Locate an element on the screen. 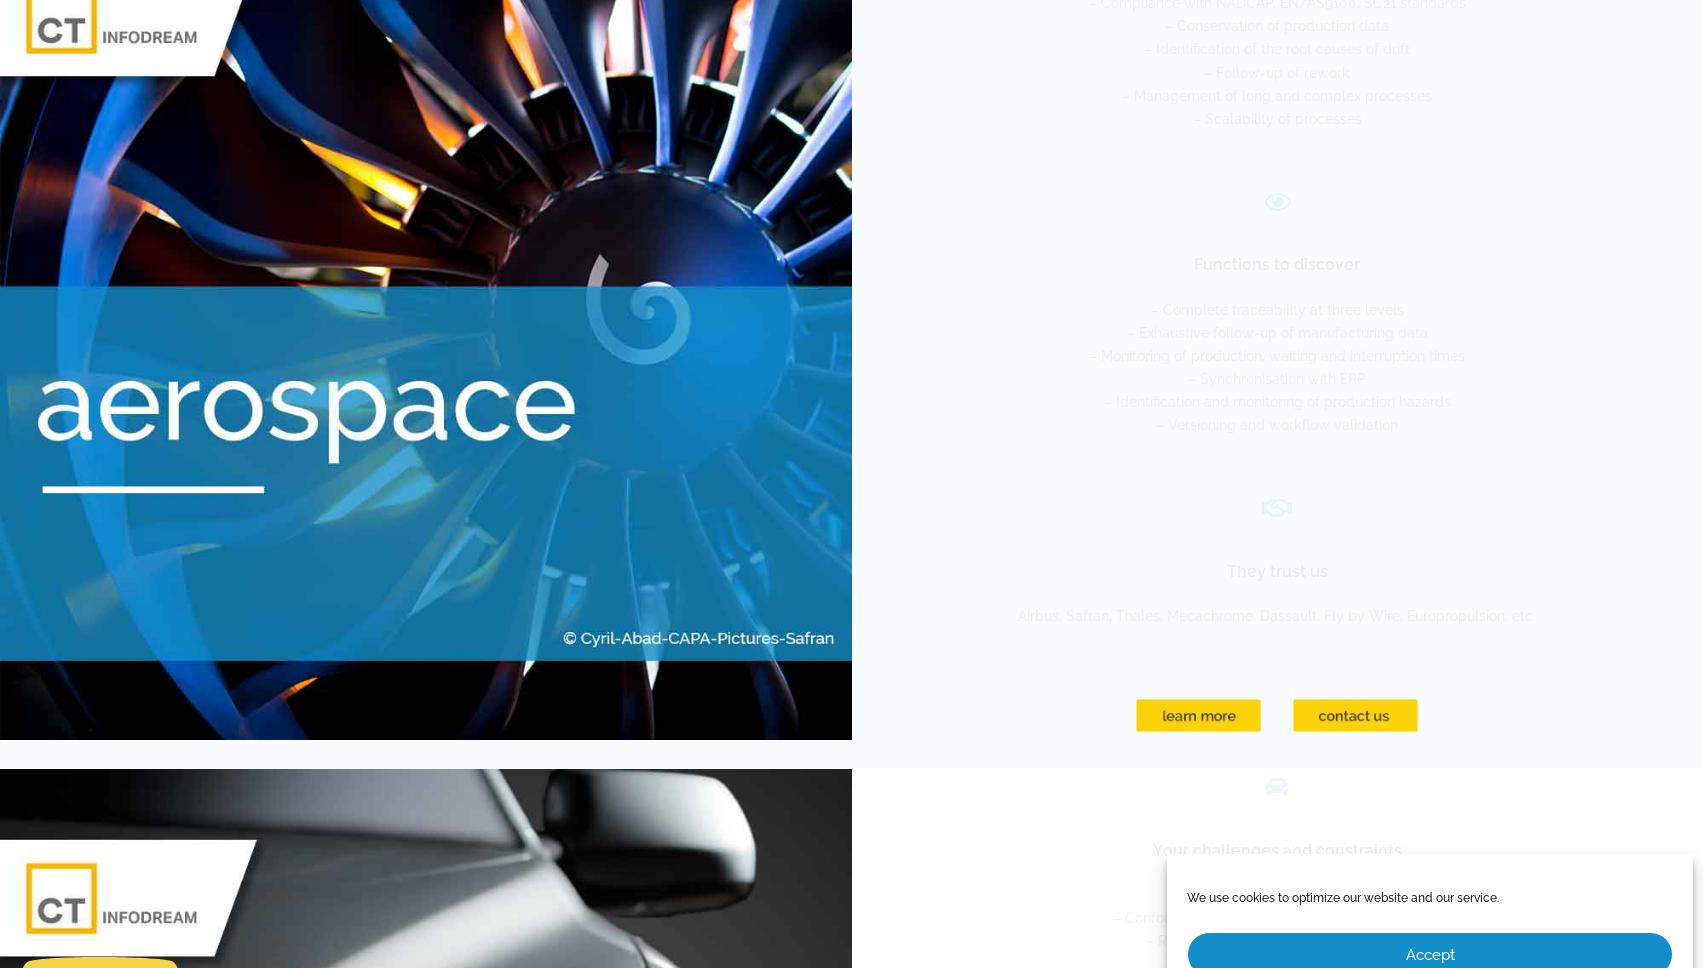 The height and width of the screenshot is (968, 1703). '– Synchronisation with ERP' is located at coordinates (1276, 377).